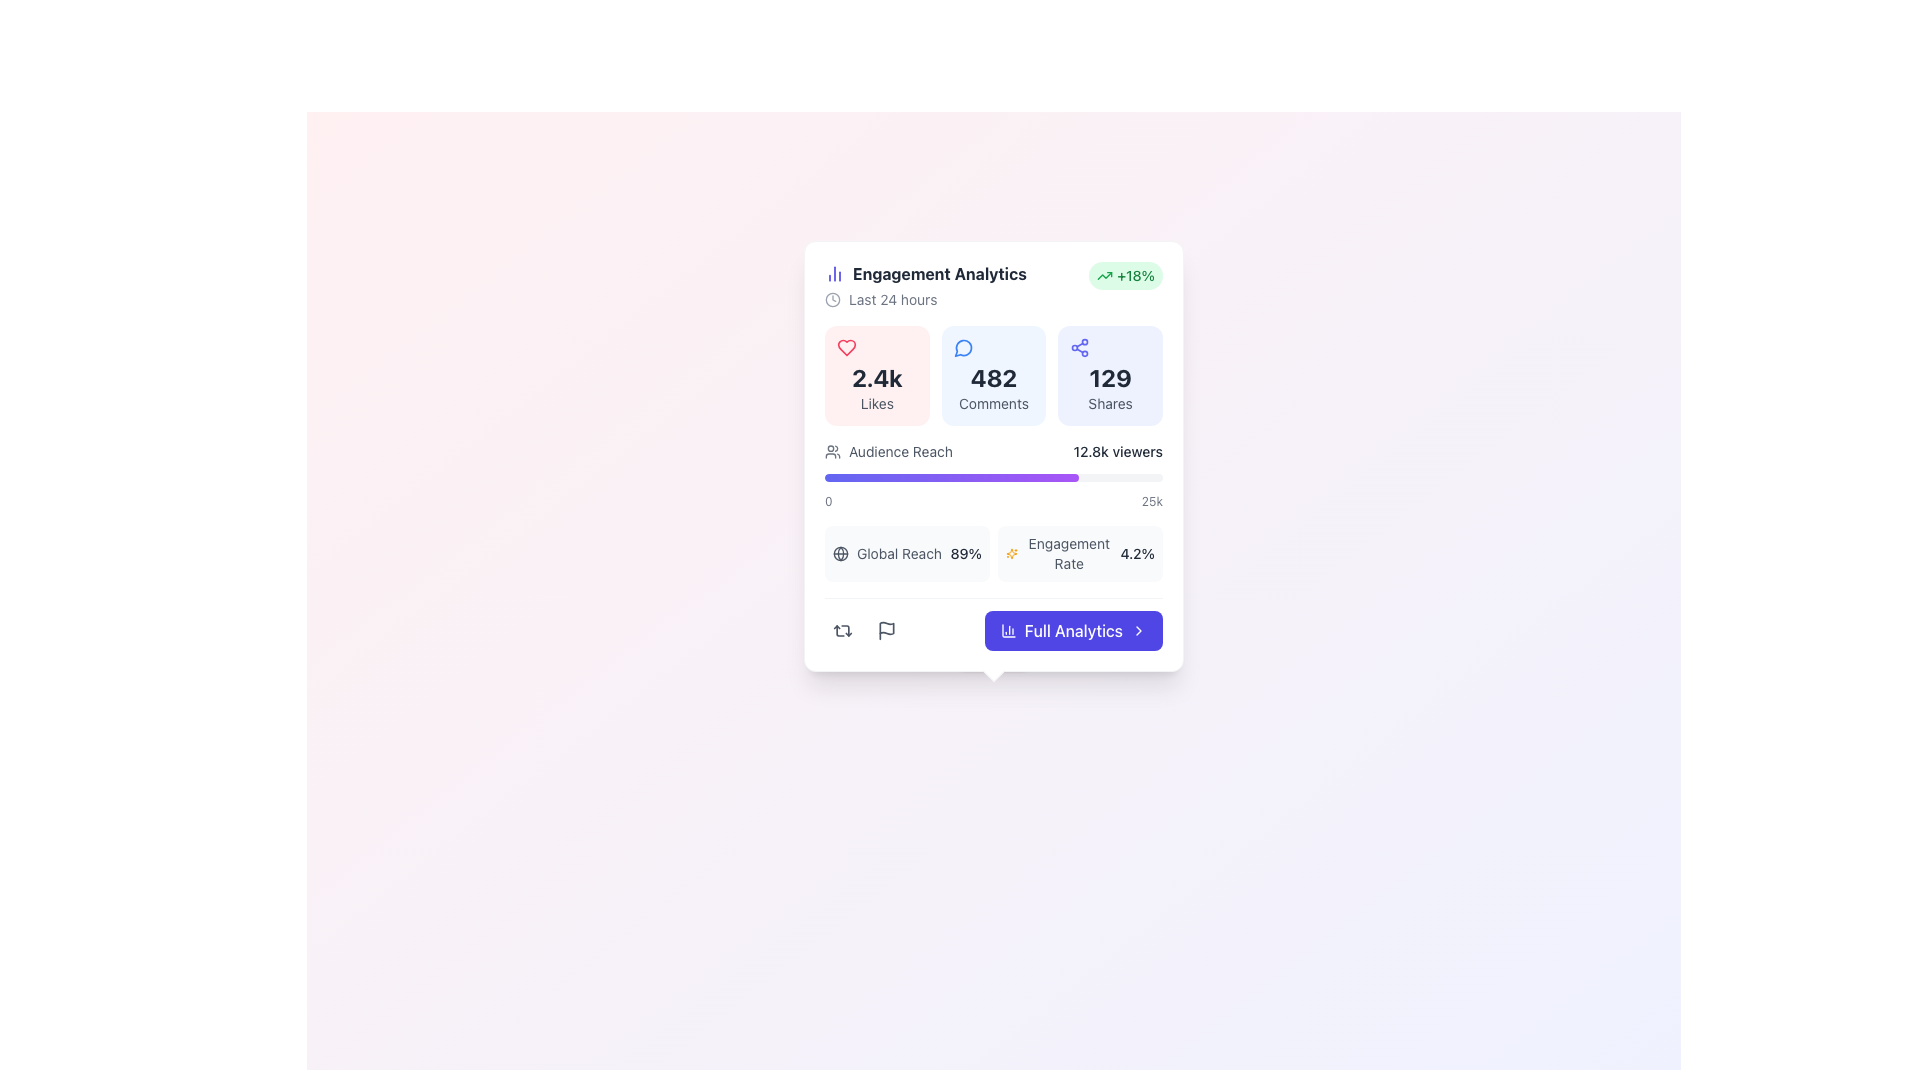 The height and width of the screenshot is (1080, 1920). What do you see at coordinates (993, 285) in the screenshot?
I see `the informational header section that summarizes engagement analytics` at bounding box center [993, 285].